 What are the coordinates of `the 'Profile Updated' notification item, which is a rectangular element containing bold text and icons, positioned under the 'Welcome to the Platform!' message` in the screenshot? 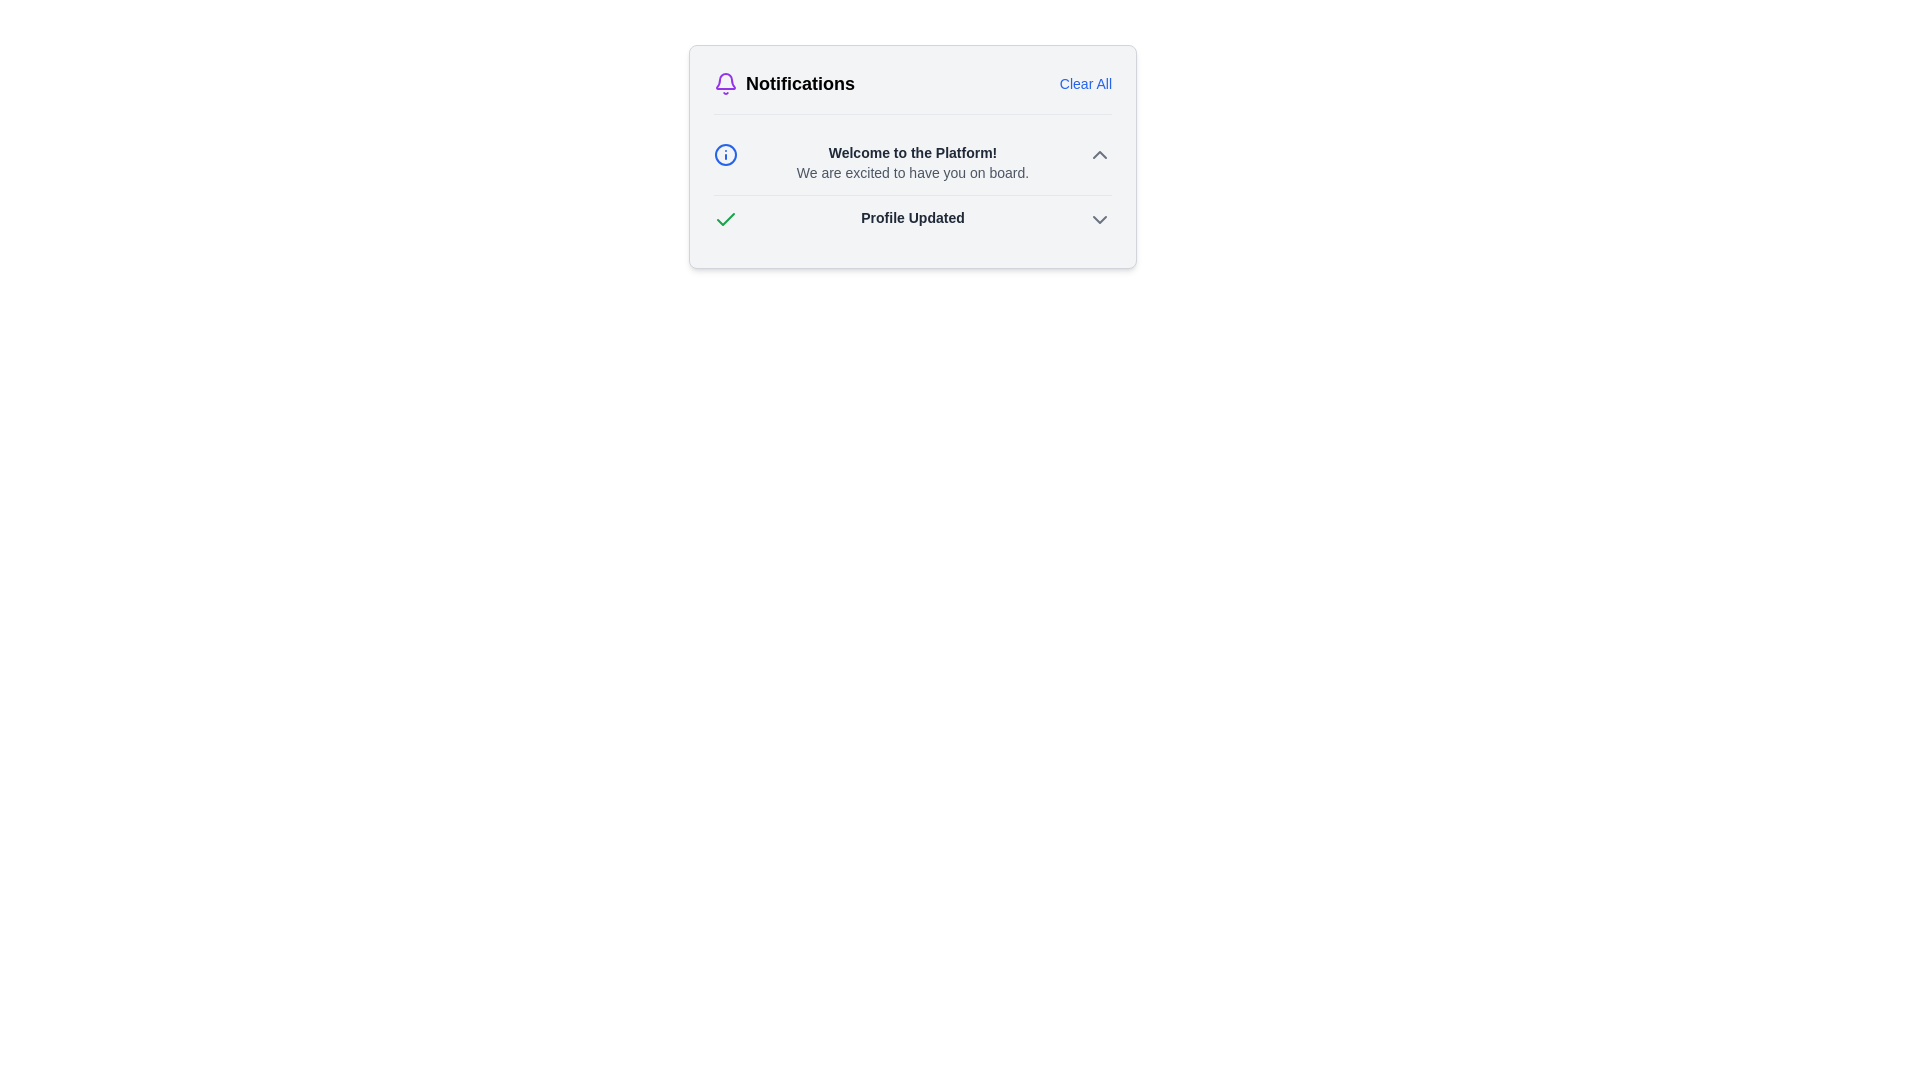 It's located at (911, 219).